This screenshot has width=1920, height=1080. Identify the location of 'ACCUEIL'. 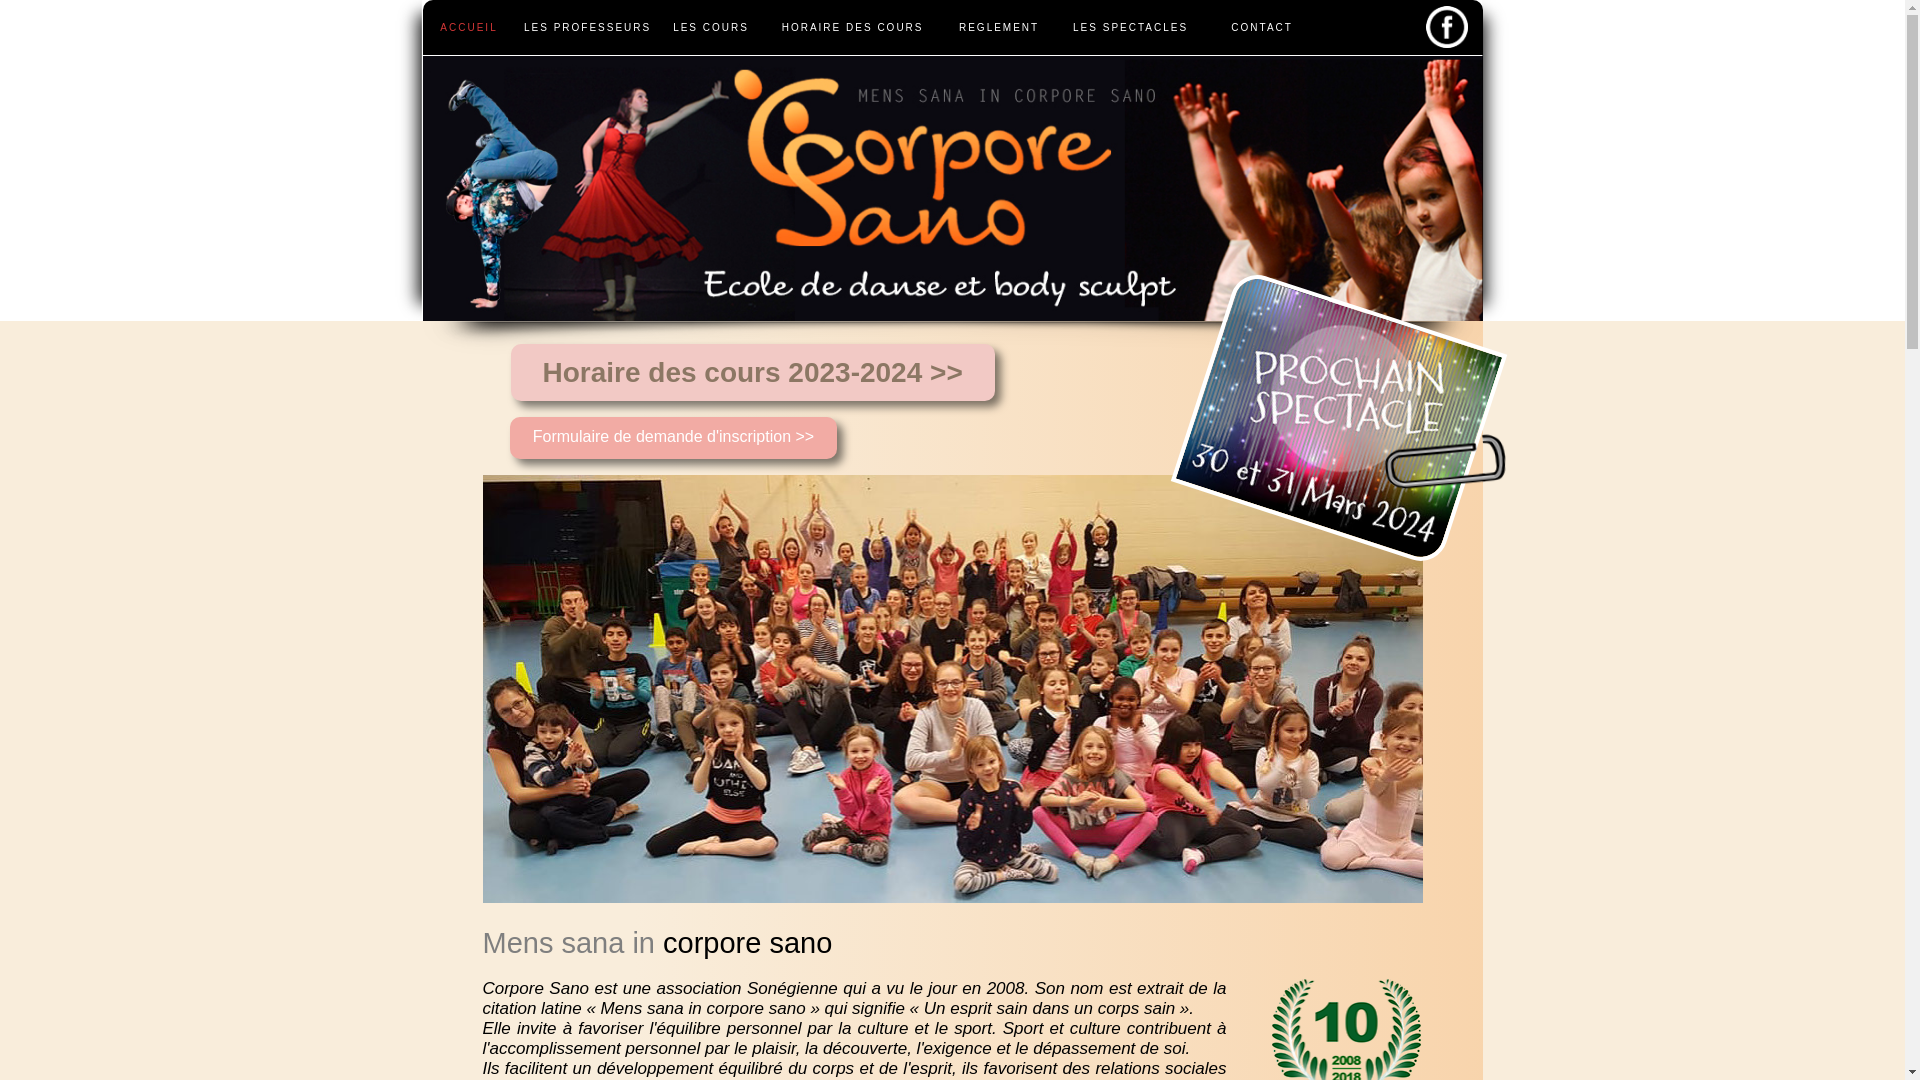
(467, 27).